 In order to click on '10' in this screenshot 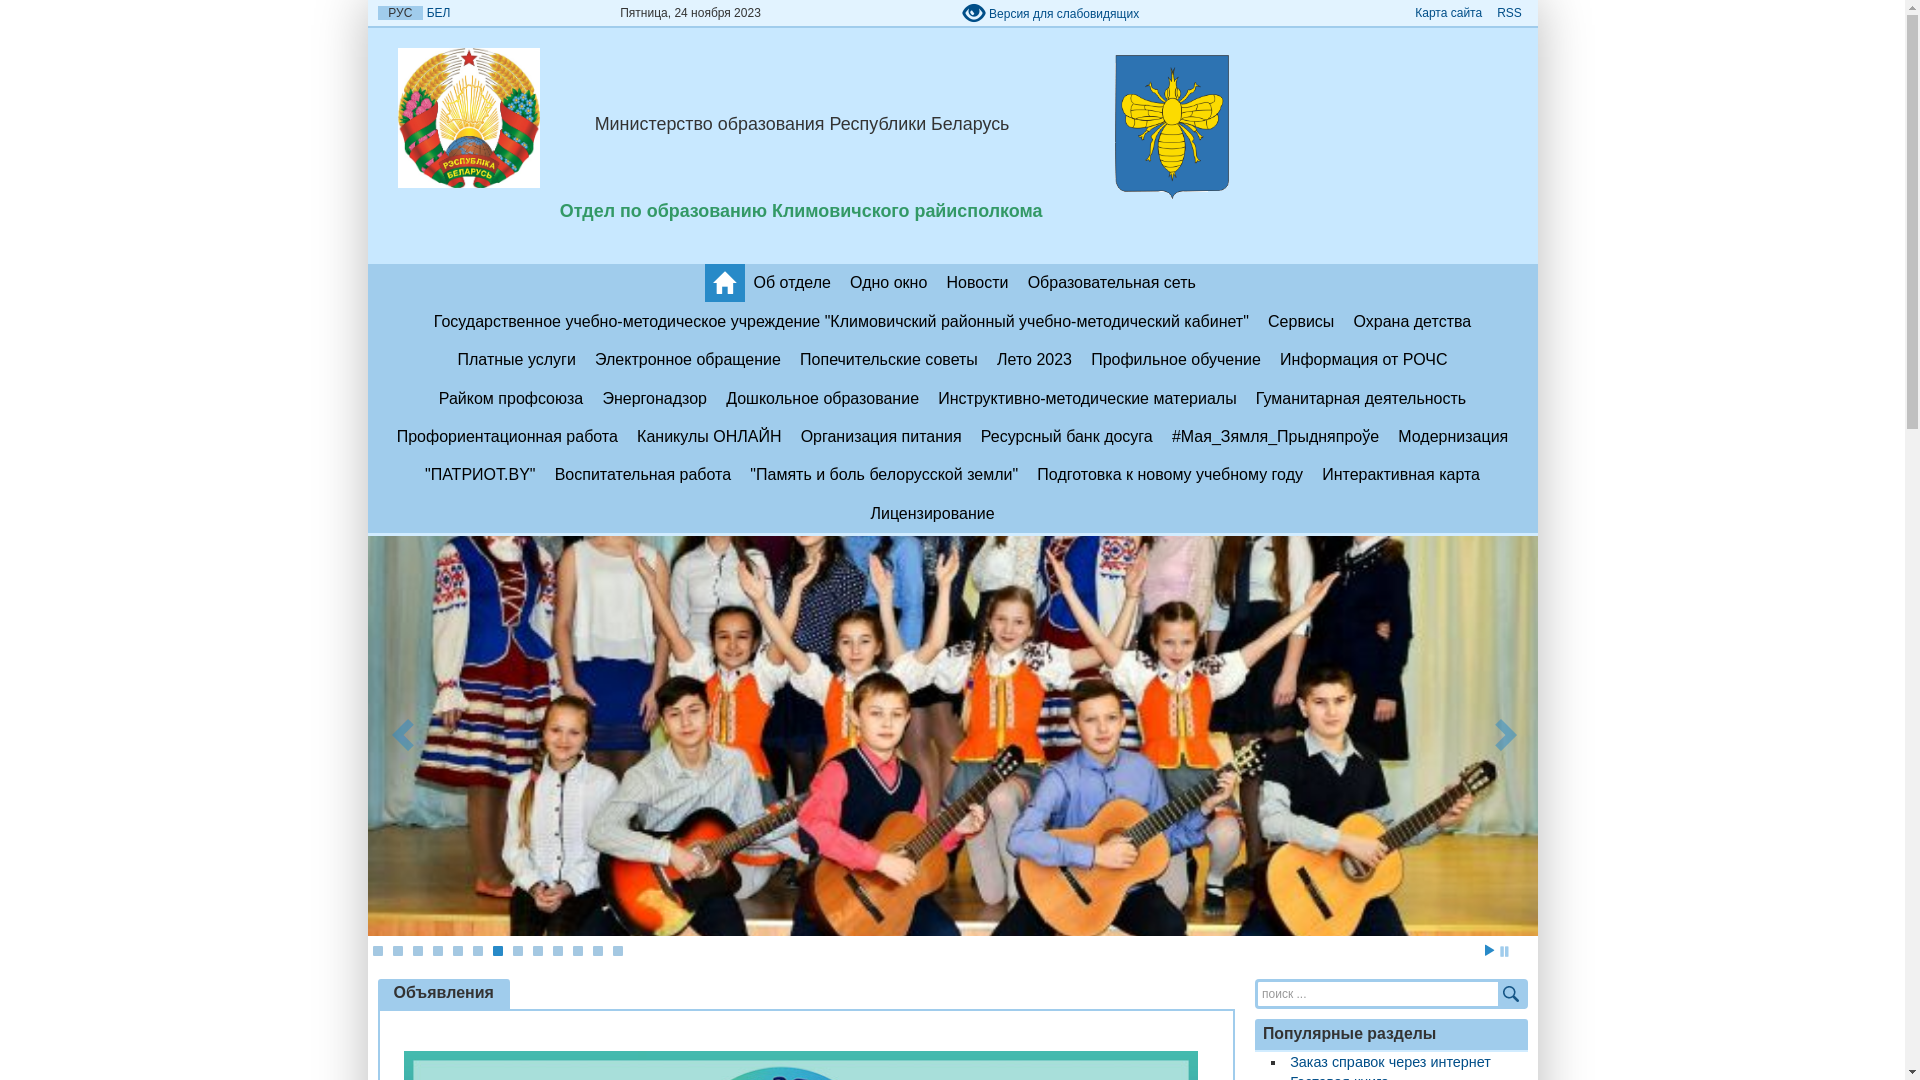, I will do `click(556, 950)`.